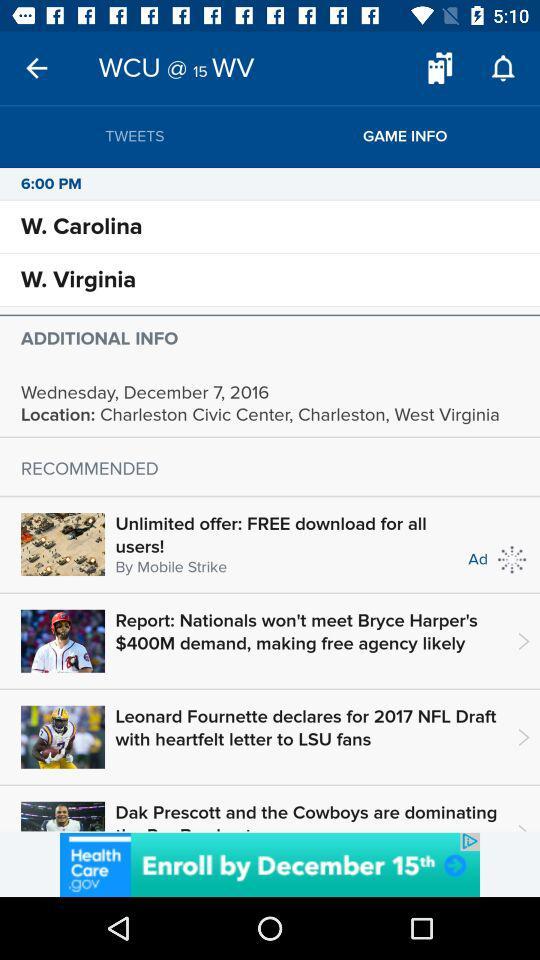  What do you see at coordinates (440, 68) in the screenshot?
I see `the sliders icon` at bounding box center [440, 68].